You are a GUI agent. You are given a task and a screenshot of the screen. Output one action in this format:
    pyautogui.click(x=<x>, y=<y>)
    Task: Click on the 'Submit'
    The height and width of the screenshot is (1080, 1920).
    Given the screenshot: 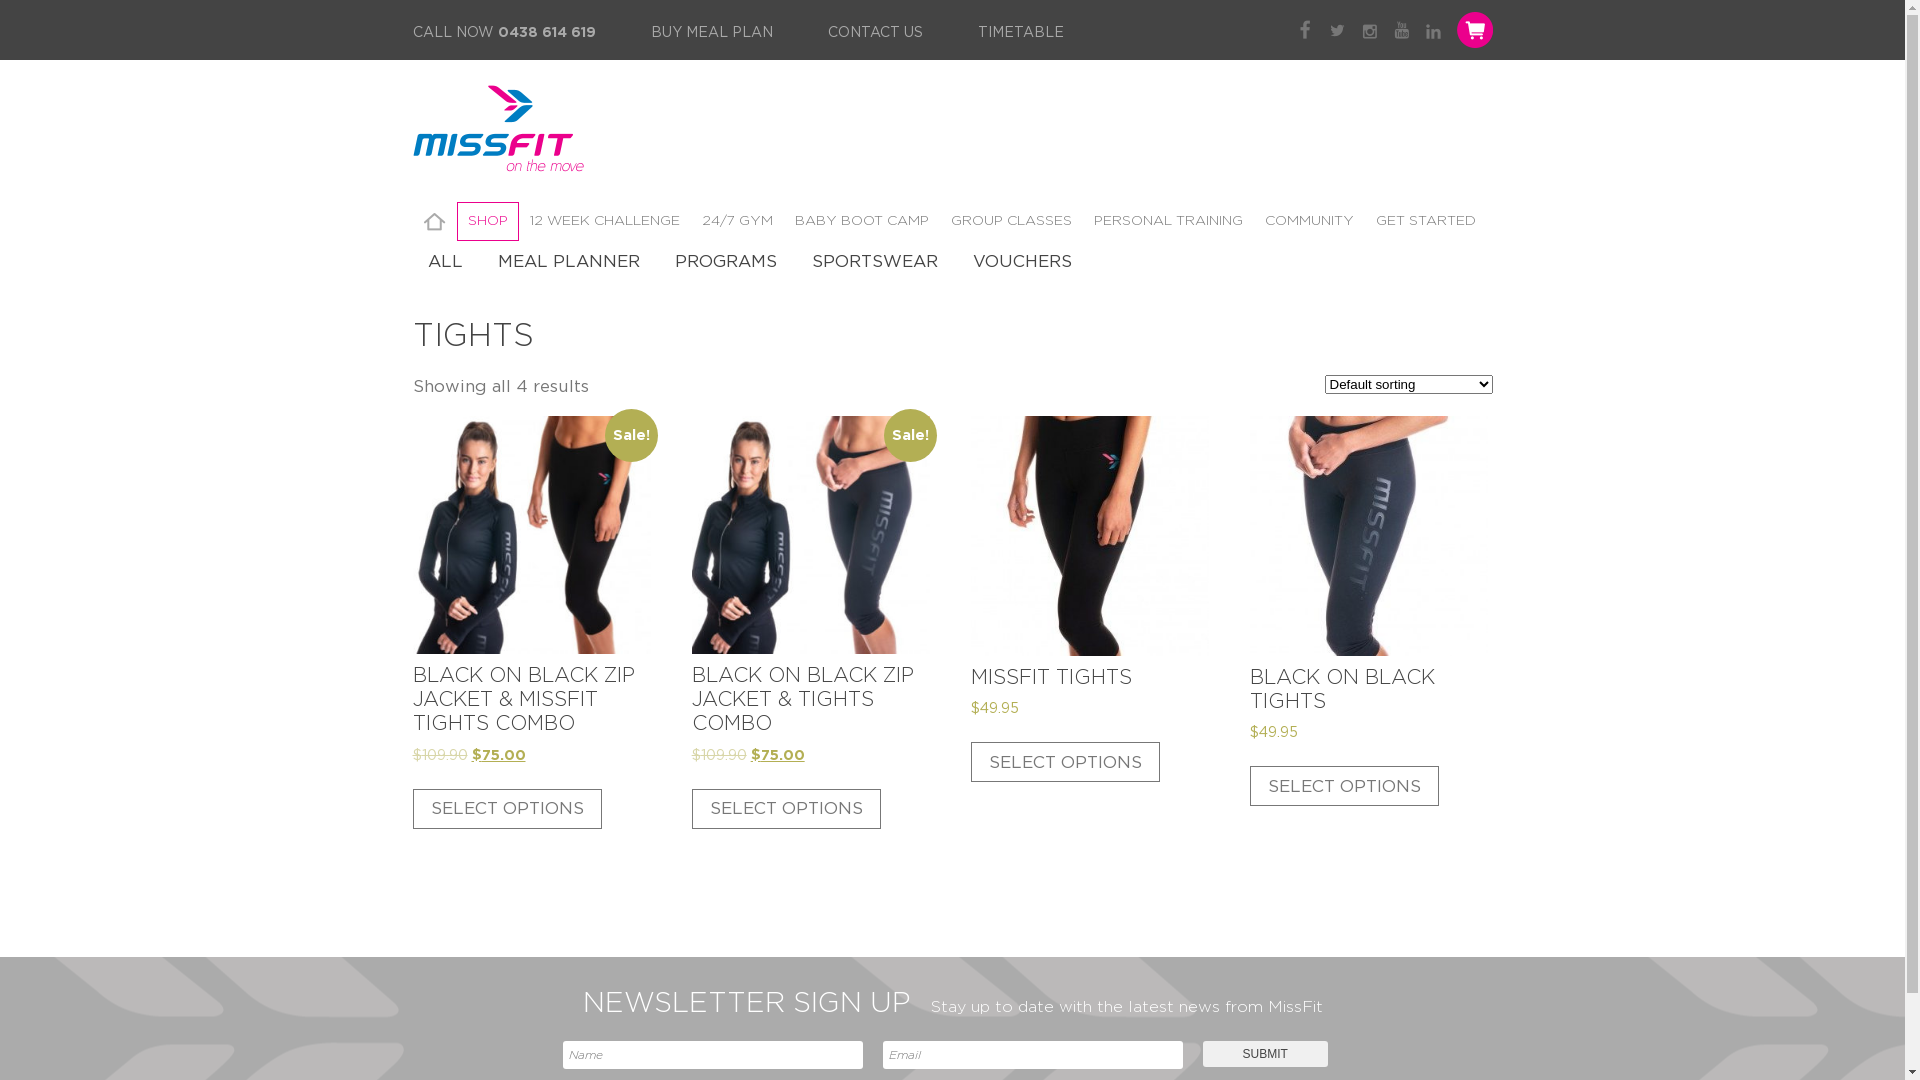 What is the action you would take?
    pyautogui.click(x=1263, y=1052)
    